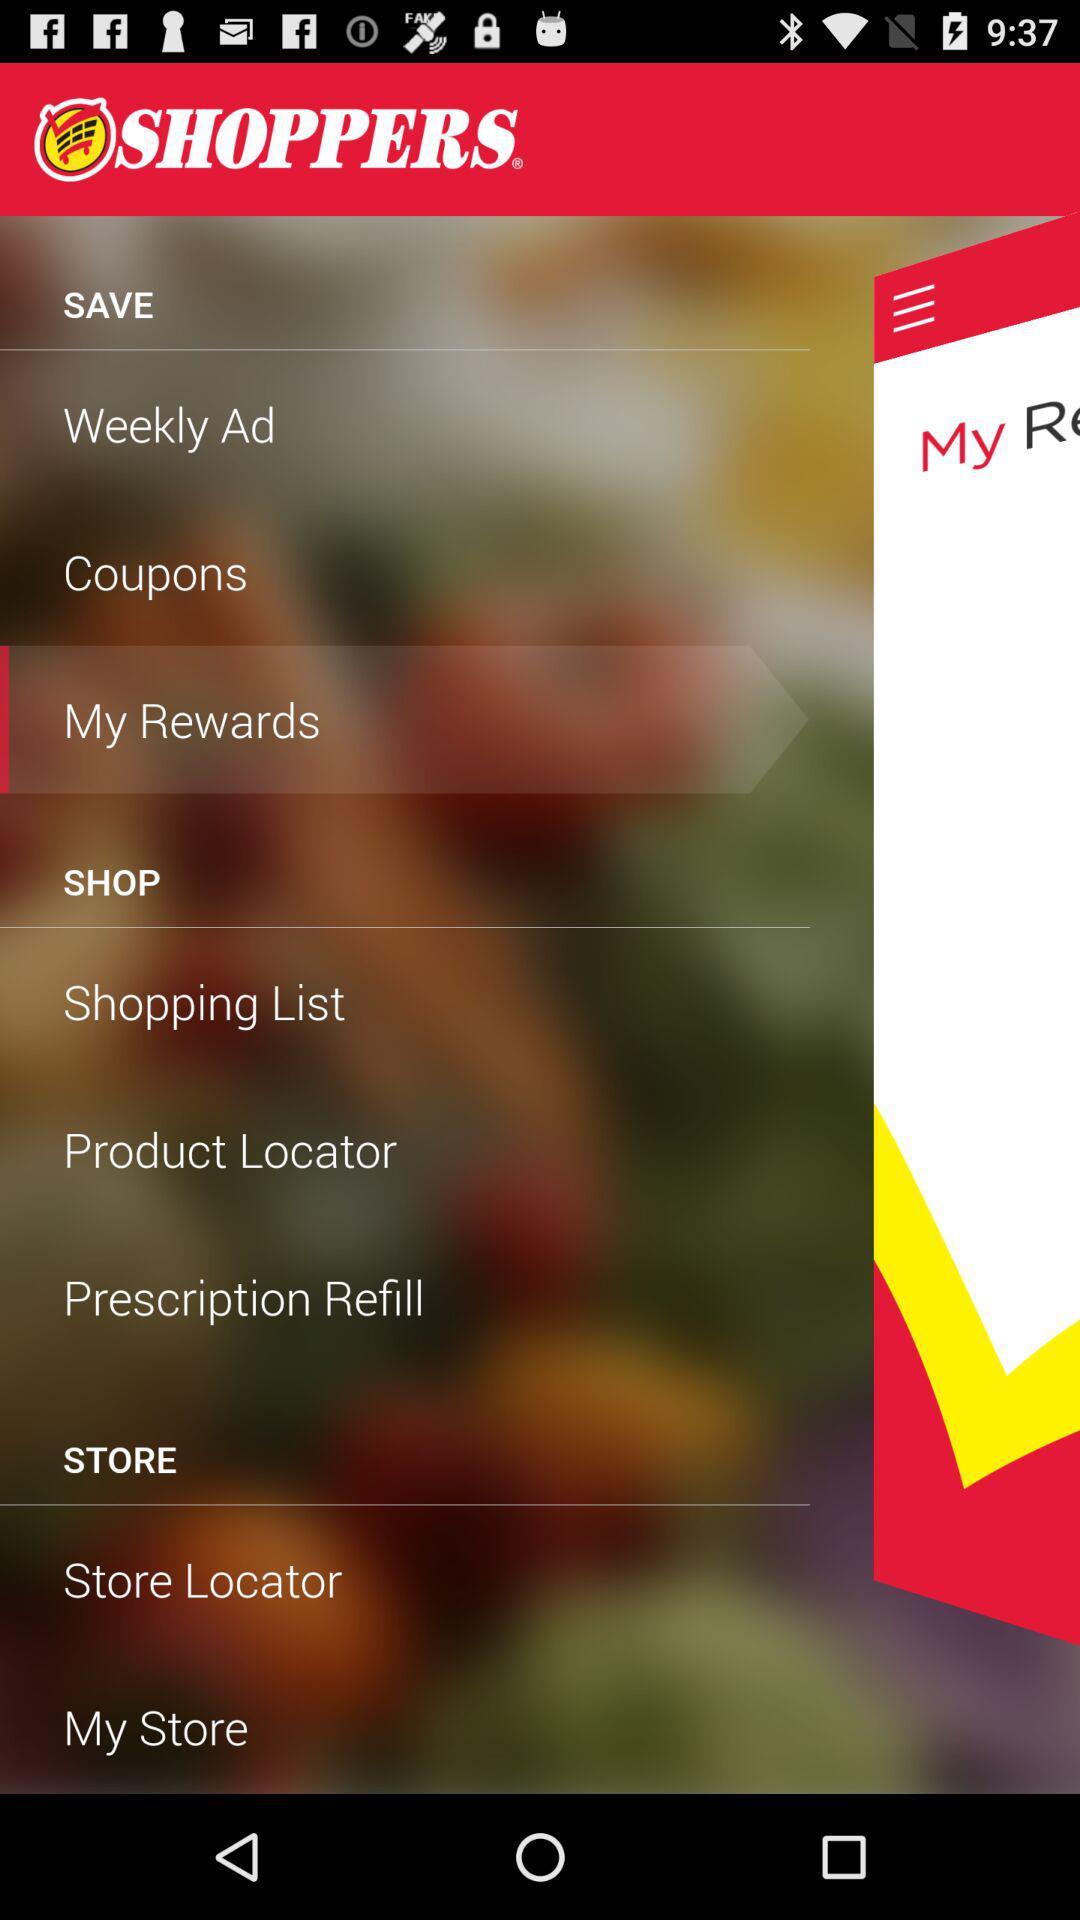 This screenshot has width=1080, height=1920. Describe the element at coordinates (914, 306) in the screenshot. I see `settings` at that location.